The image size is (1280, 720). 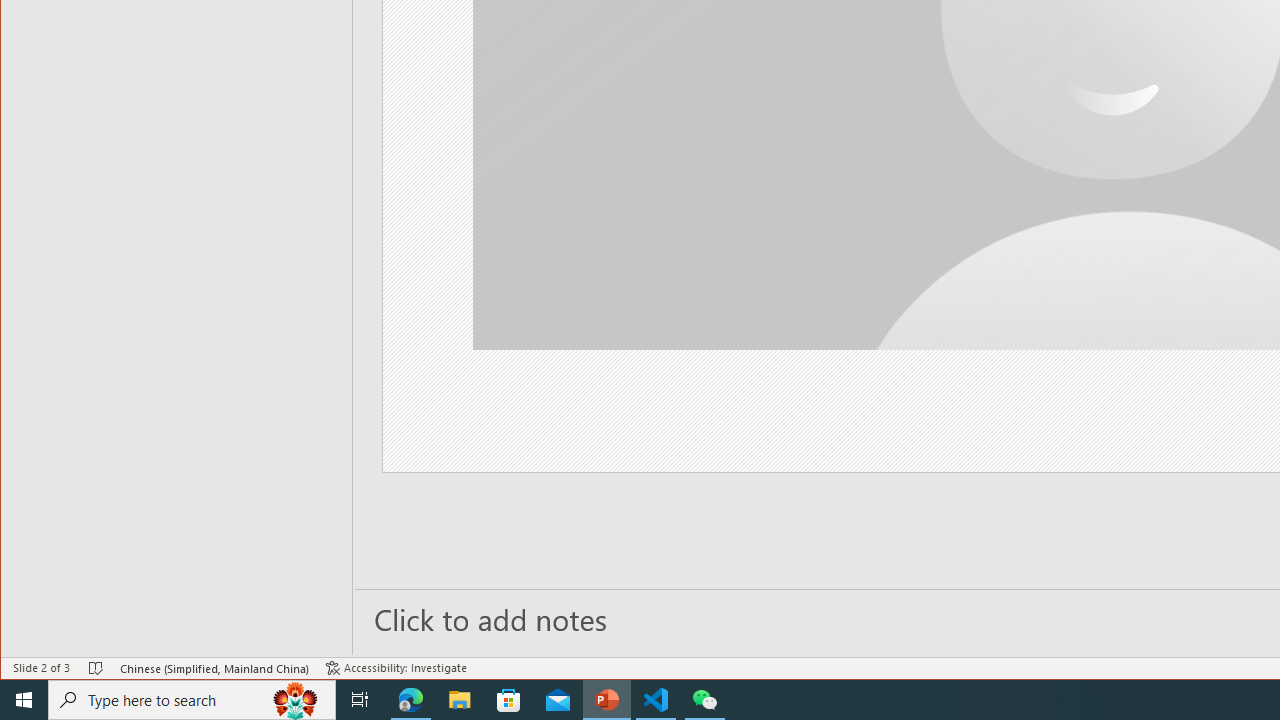 I want to click on 'Microsoft Store', so click(x=509, y=698).